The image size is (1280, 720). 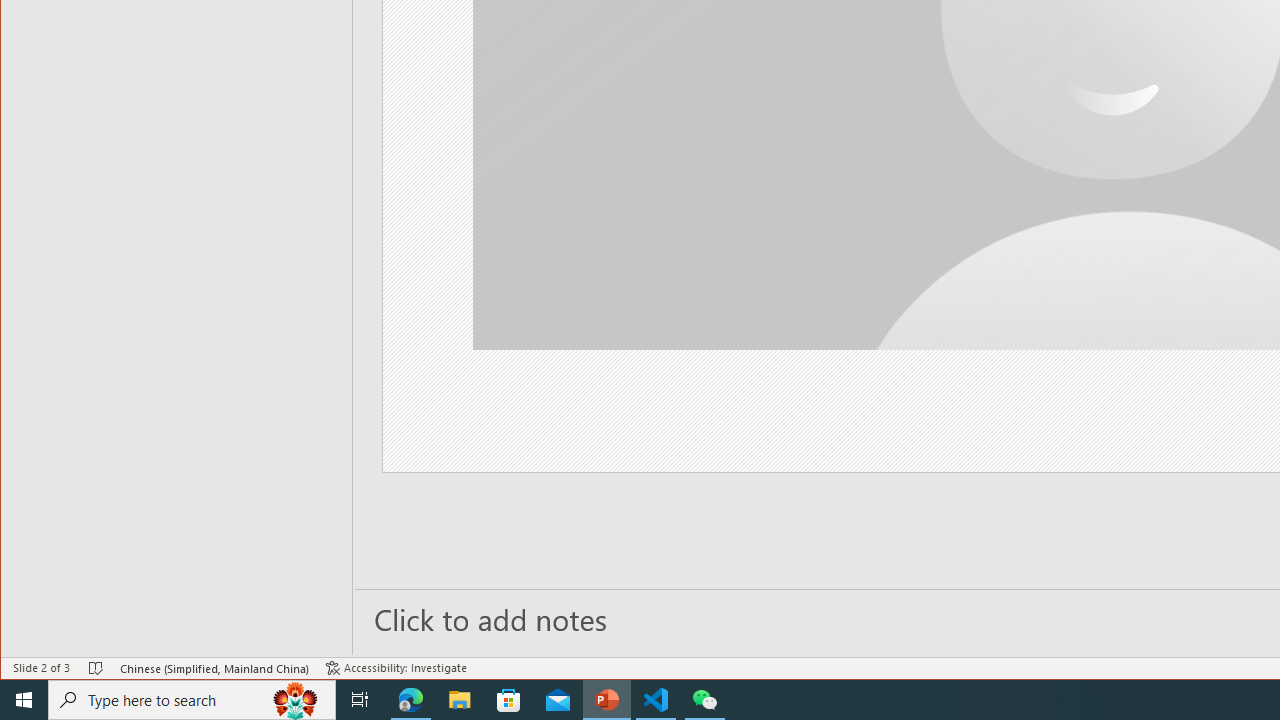 I want to click on 'Microsoft Store', so click(x=509, y=698).